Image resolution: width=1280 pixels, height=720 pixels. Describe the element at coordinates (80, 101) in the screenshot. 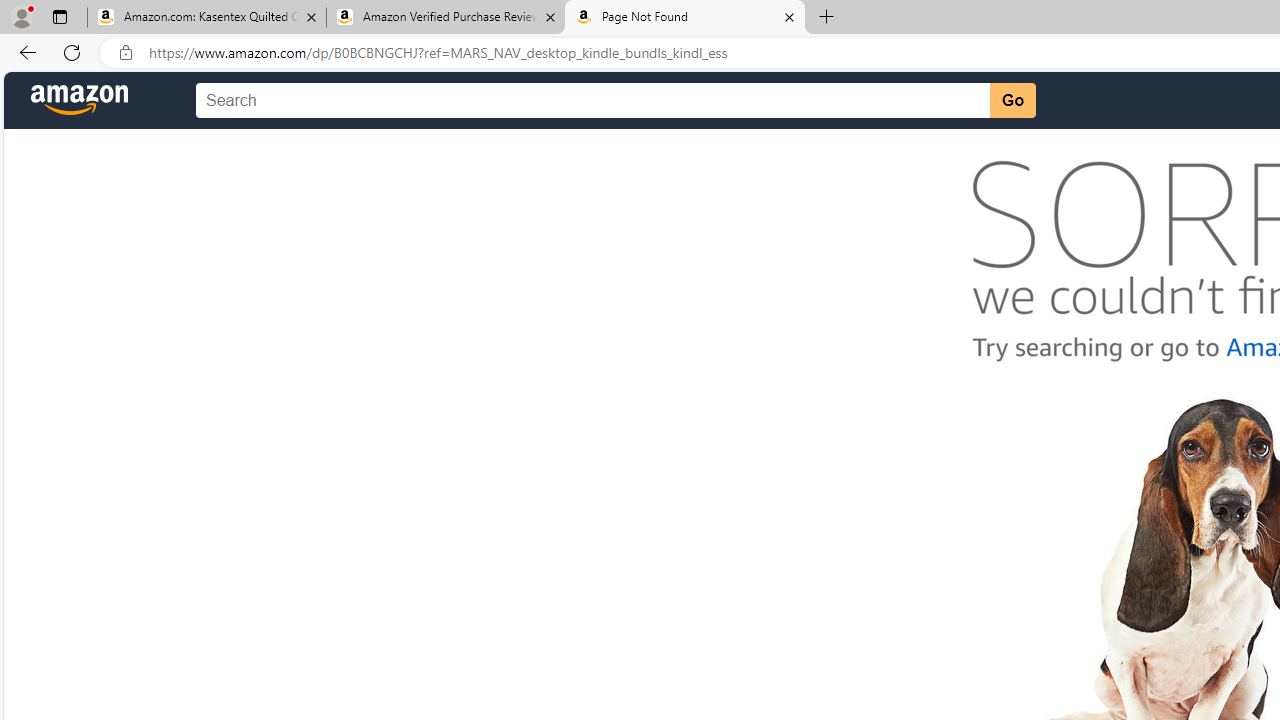

I see `'Amazon'` at that location.